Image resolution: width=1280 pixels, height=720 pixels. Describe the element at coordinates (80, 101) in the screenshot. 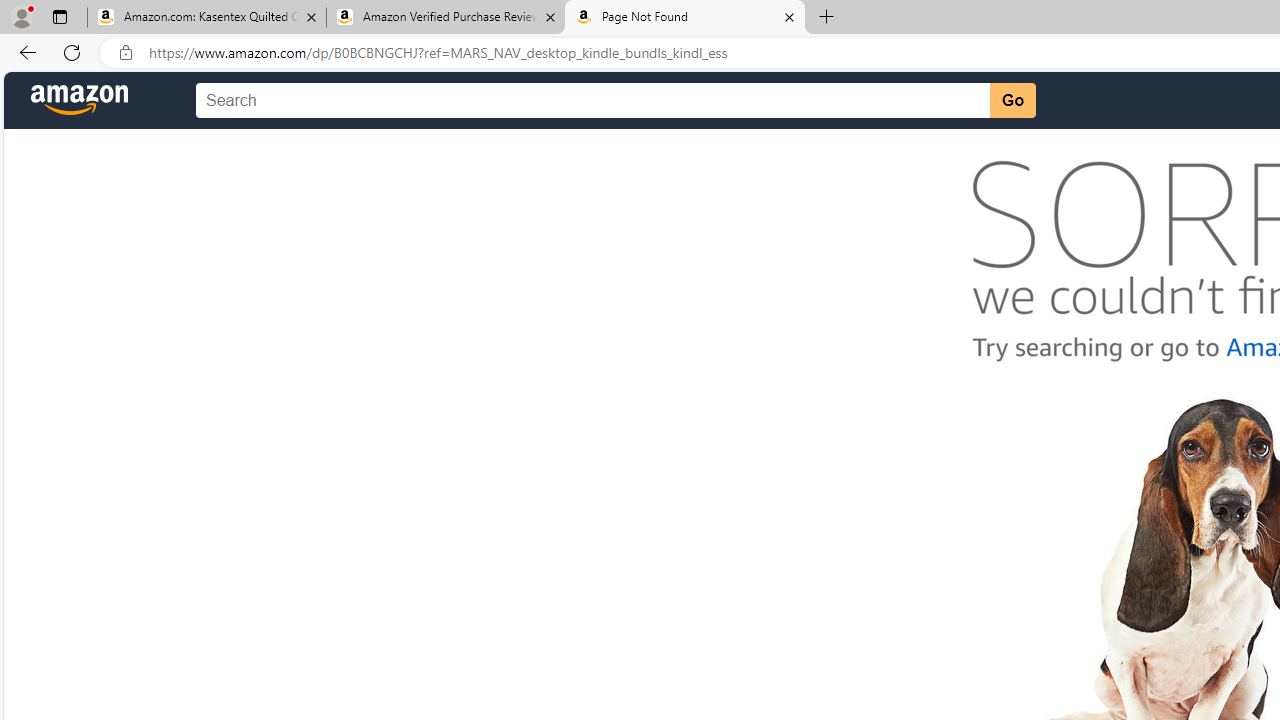

I see `'Amazon'` at that location.